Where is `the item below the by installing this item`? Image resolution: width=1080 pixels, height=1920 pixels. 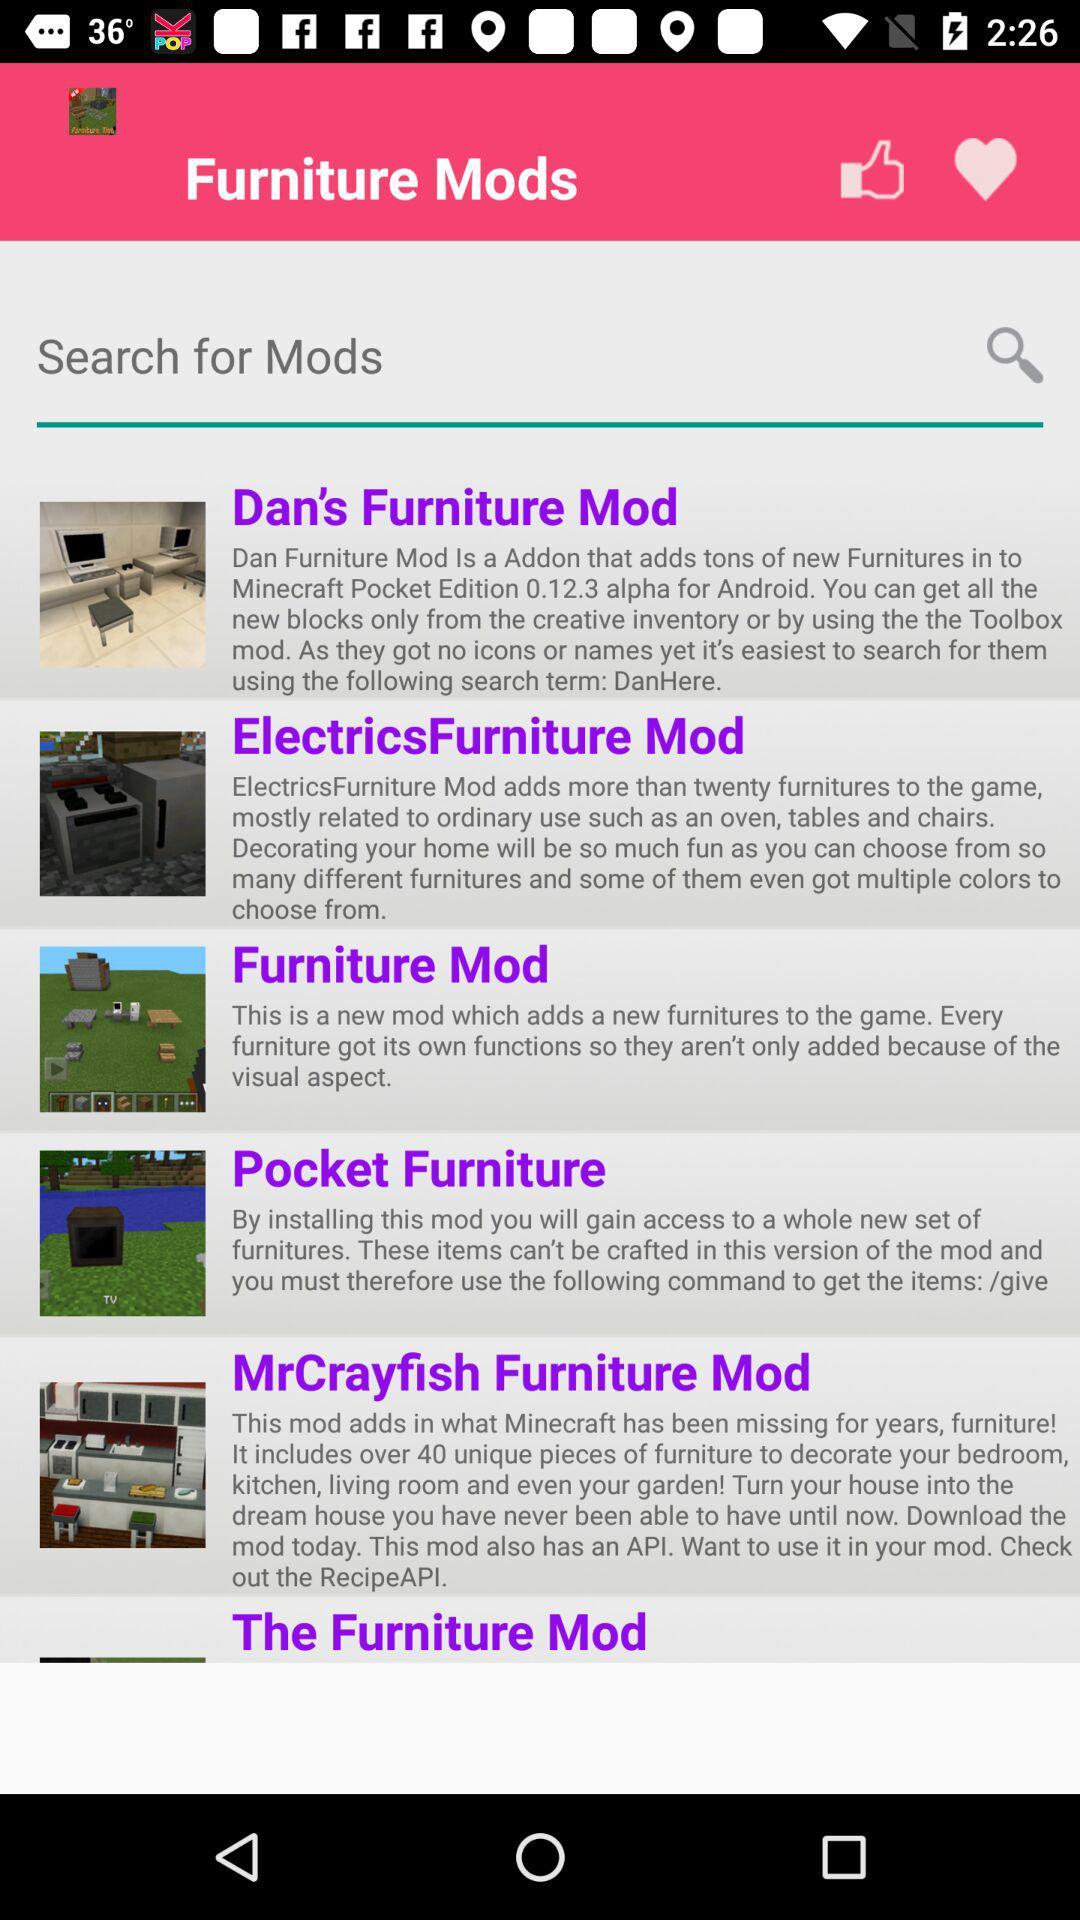
the item below the by installing this item is located at coordinates (520, 1370).